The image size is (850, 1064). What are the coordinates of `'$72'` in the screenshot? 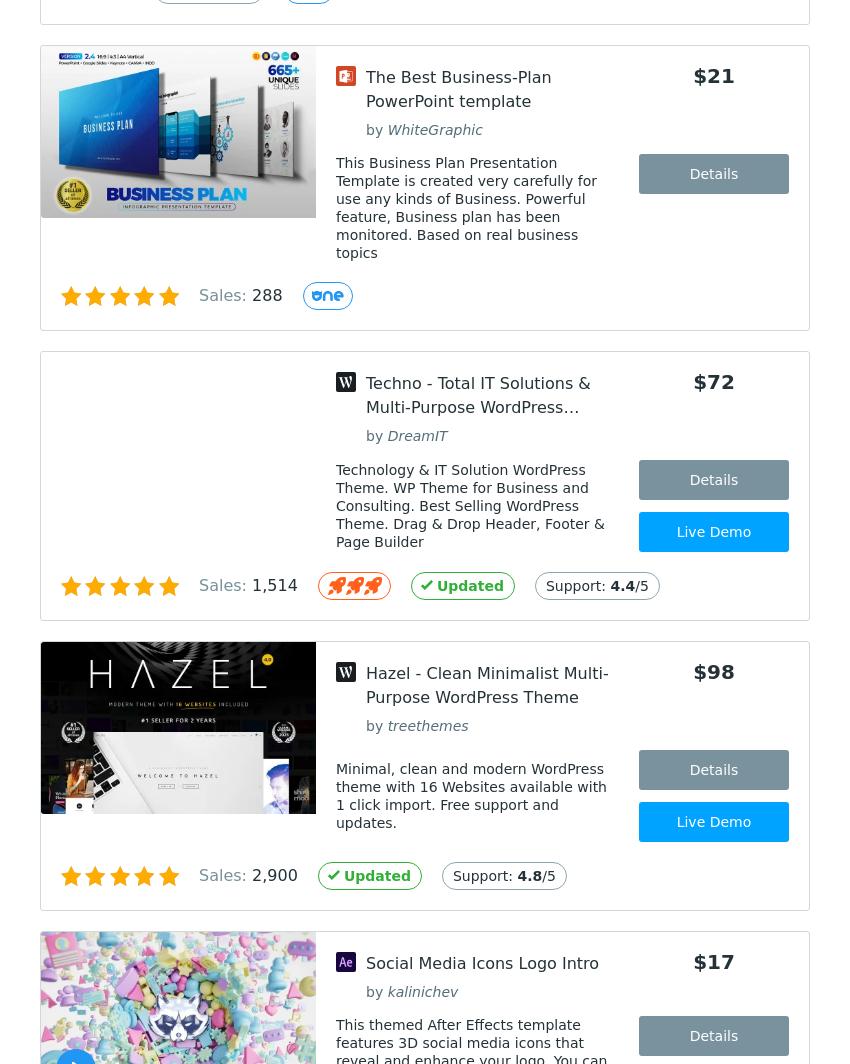 It's located at (692, 381).